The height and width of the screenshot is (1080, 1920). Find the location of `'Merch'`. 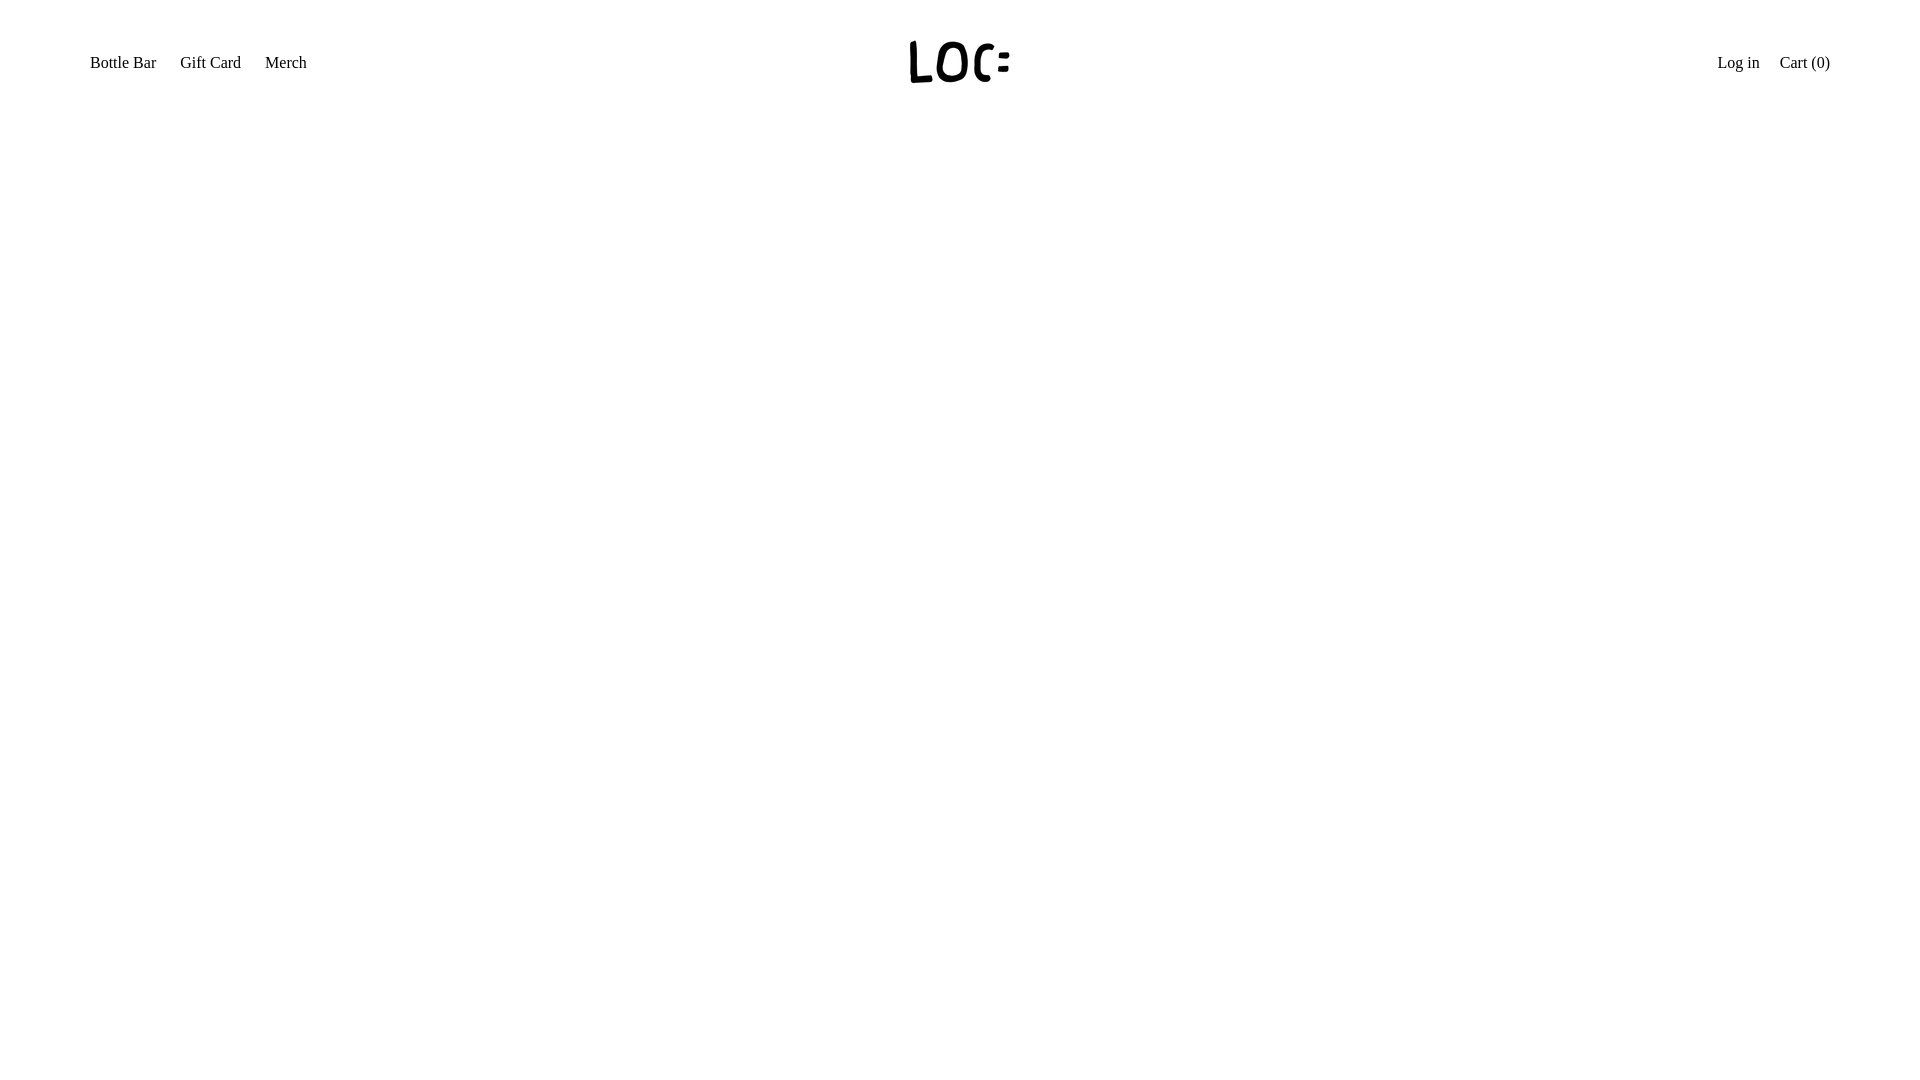

'Merch' is located at coordinates (129, 378).